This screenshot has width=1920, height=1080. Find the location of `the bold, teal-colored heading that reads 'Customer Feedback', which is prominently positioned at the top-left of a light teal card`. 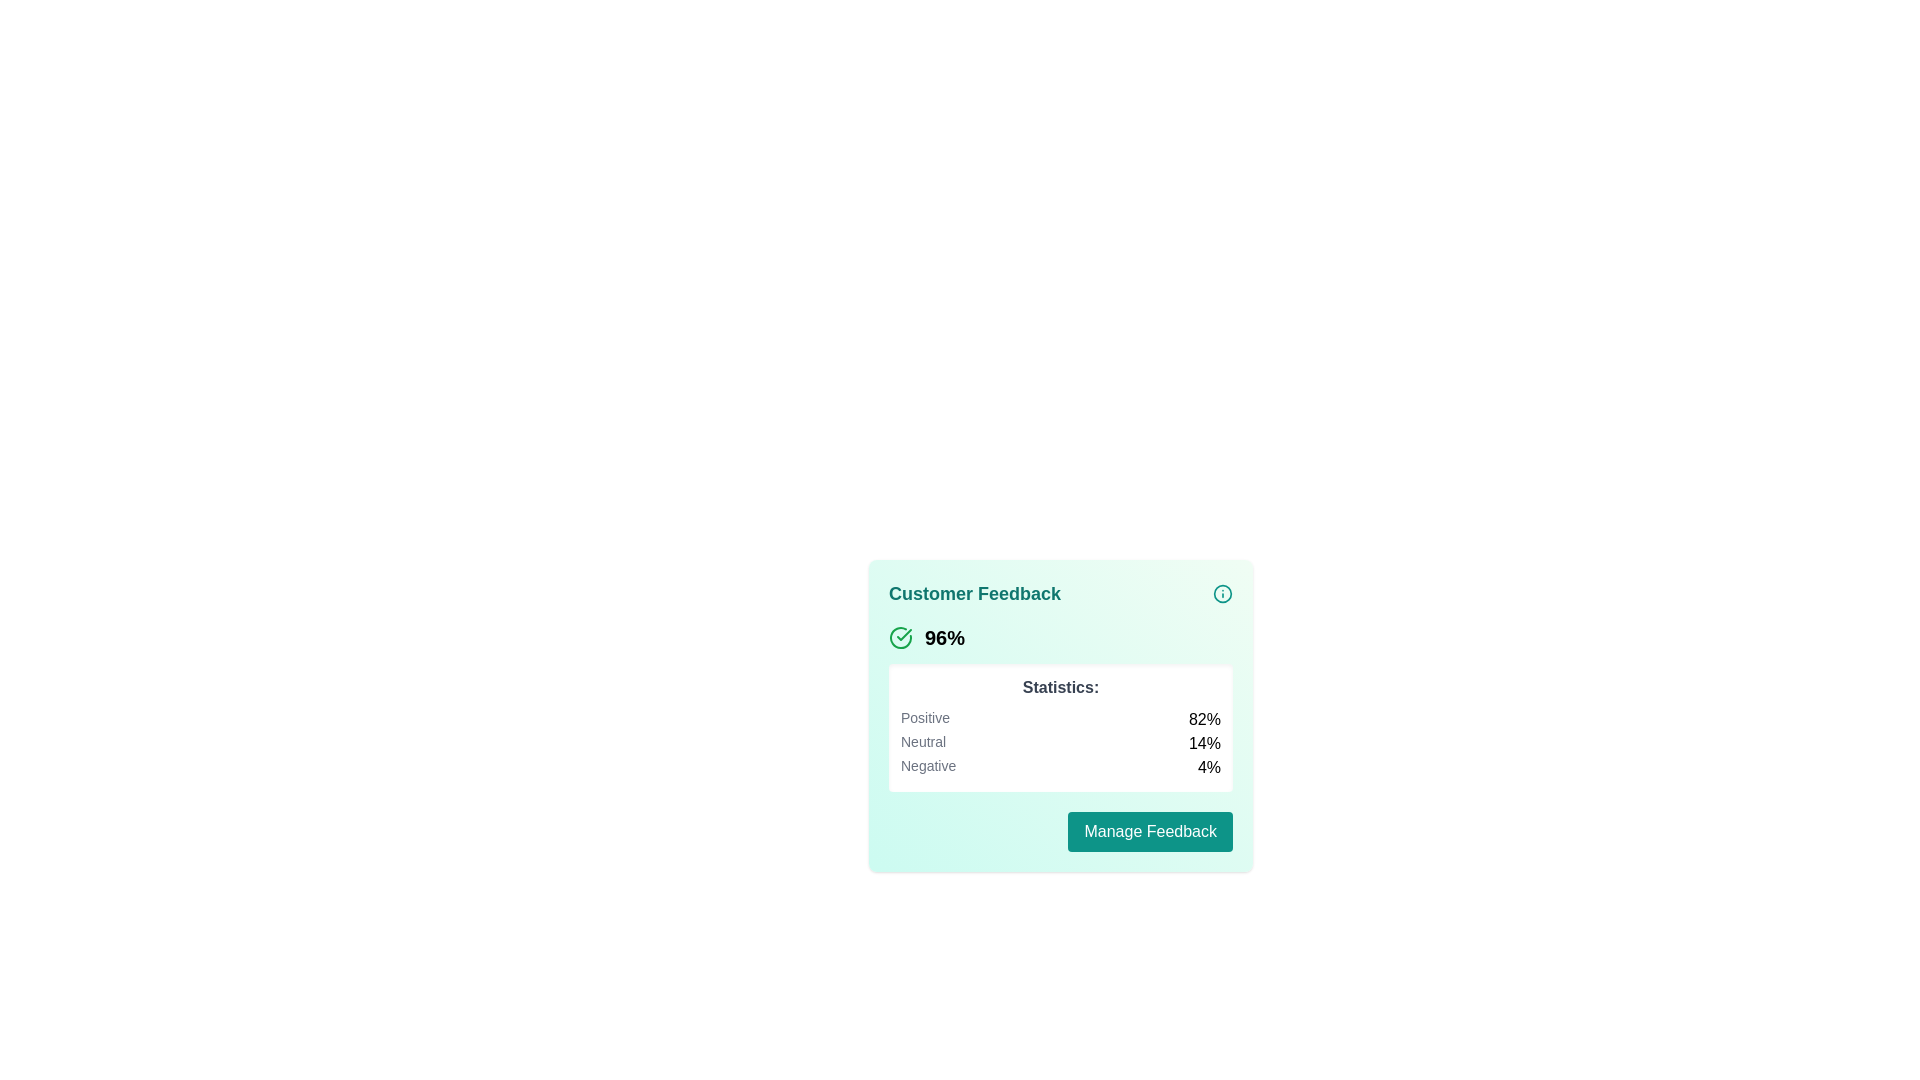

the bold, teal-colored heading that reads 'Customer Feedback', which is prominently positioned at the top-left of a light teal card is located at coordinates (974, 593).